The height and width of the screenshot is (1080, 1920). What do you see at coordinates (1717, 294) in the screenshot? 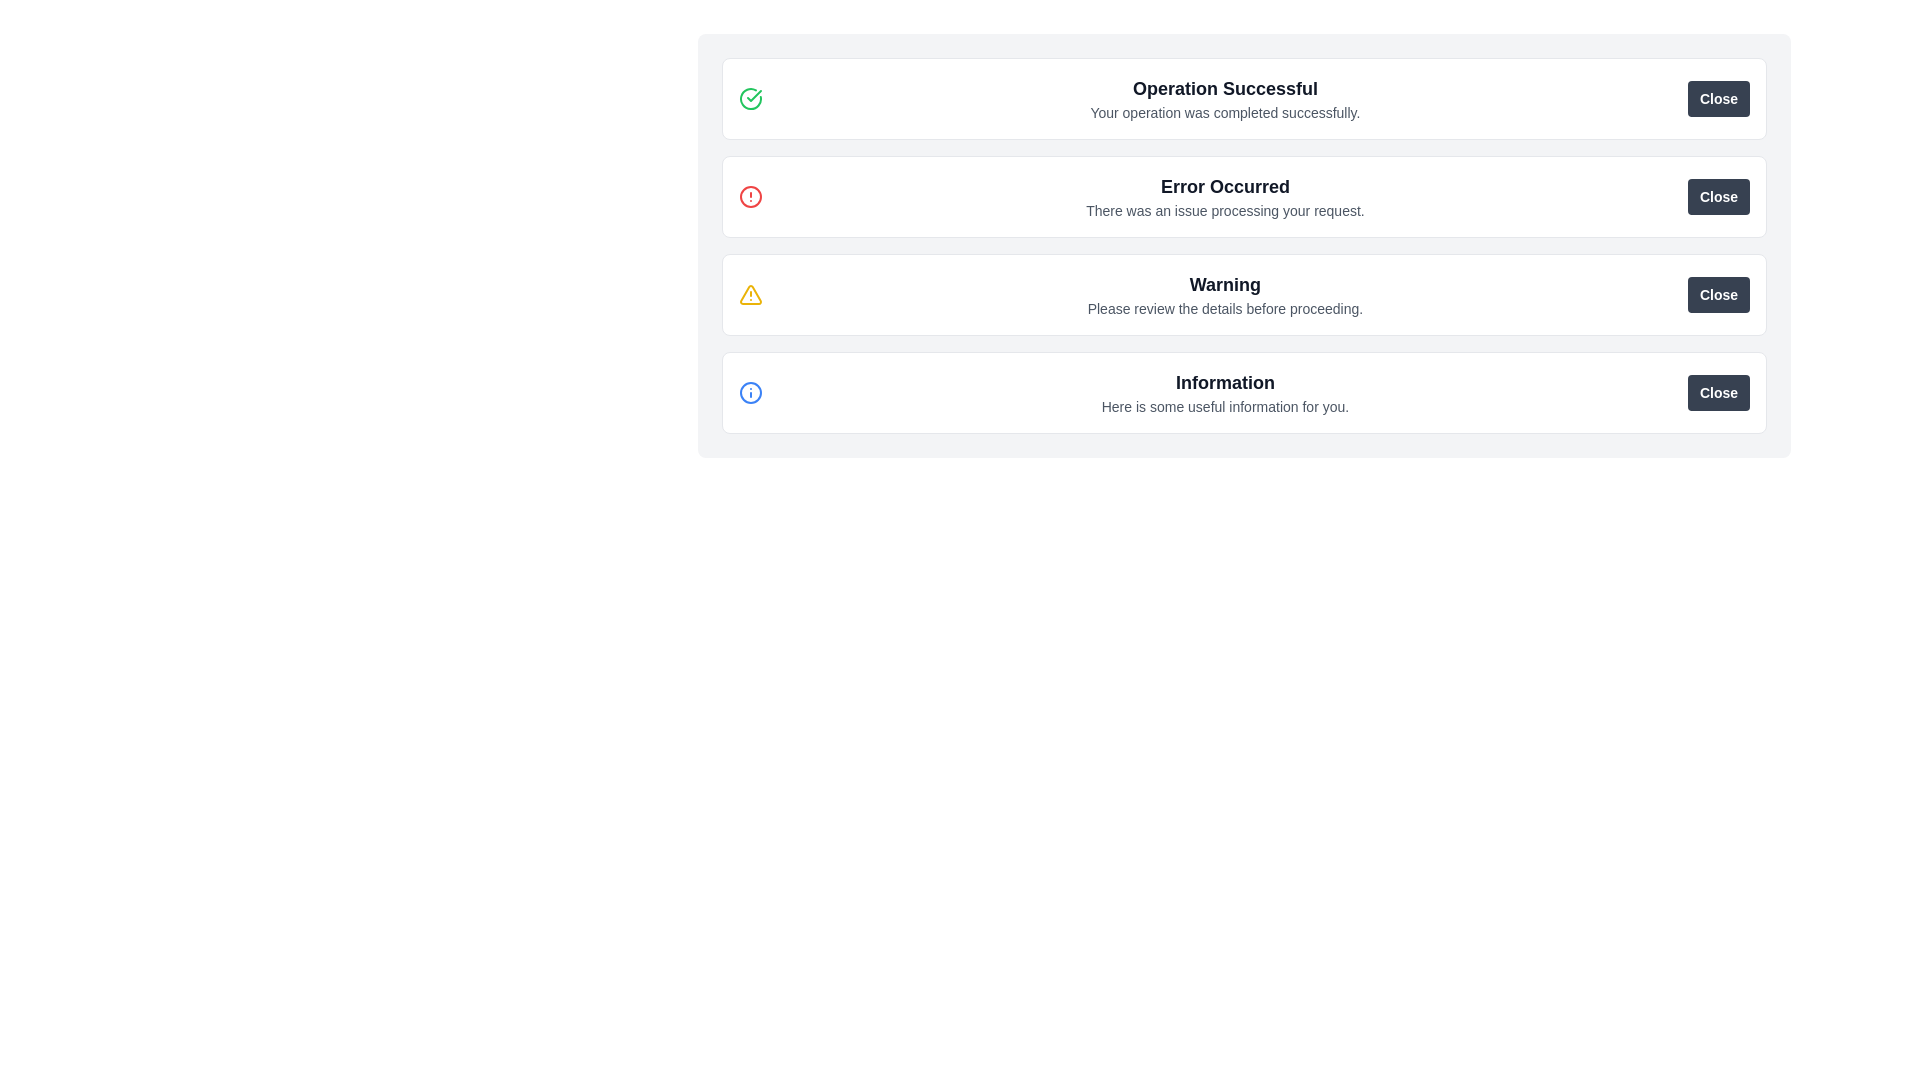
I see `the 'Close' button, which is labeled with white text on a dark gray background and located at the right end of the warning box` at bounding box center [1717, 294].